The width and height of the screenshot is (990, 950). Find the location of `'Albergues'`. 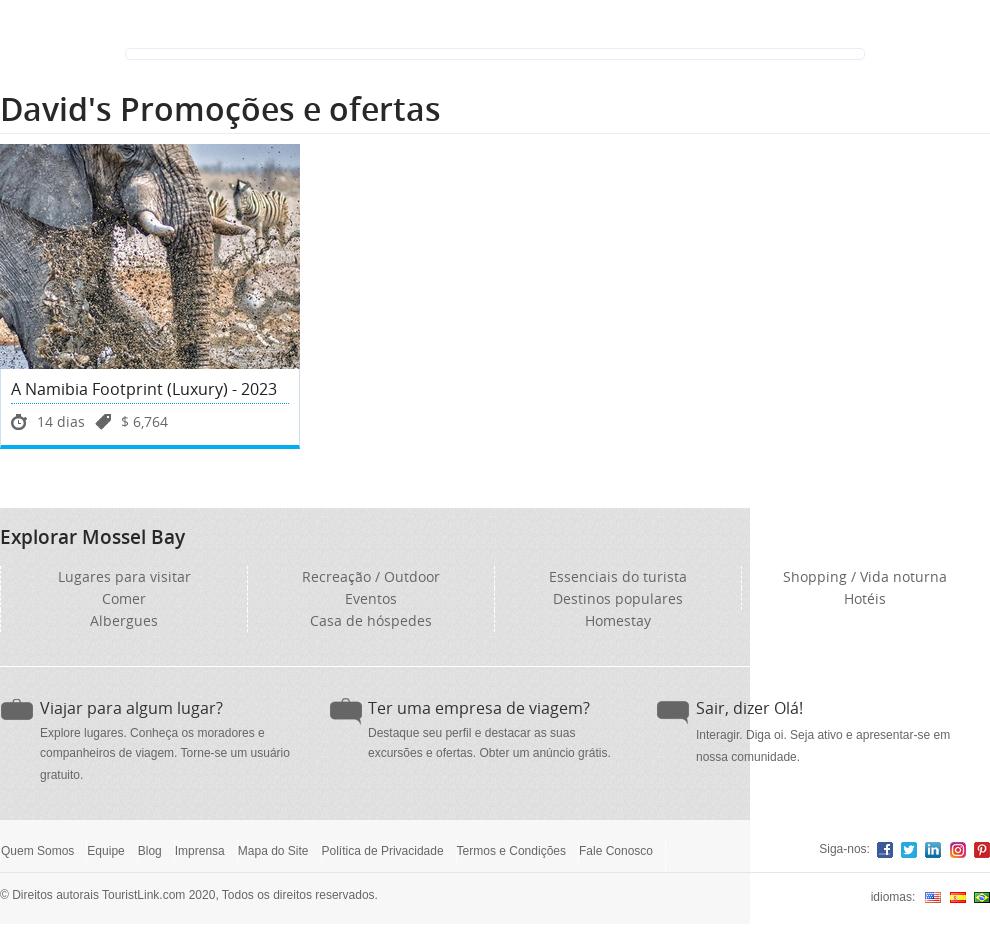

'Albergues' is located at coordinates (123, 620).